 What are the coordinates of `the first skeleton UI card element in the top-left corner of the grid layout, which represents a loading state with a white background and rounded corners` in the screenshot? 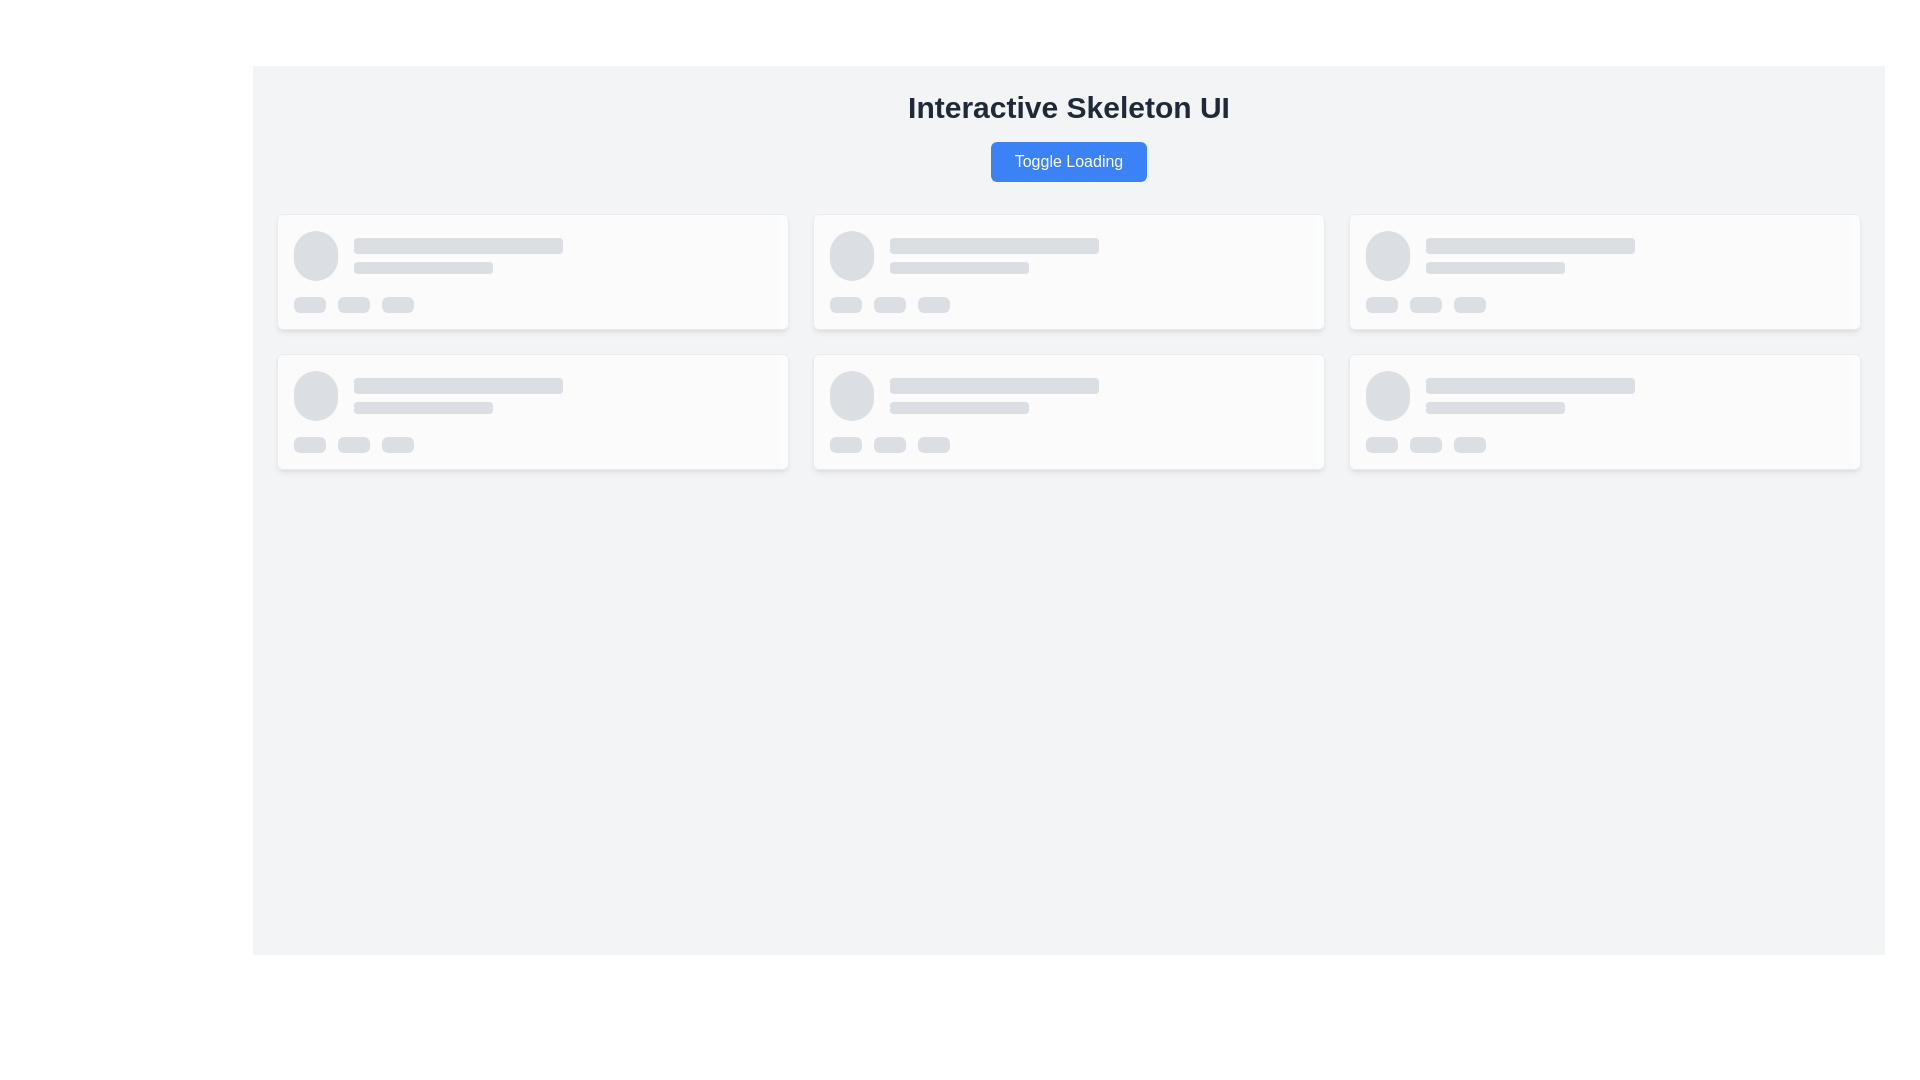 It's located at (532, 272).